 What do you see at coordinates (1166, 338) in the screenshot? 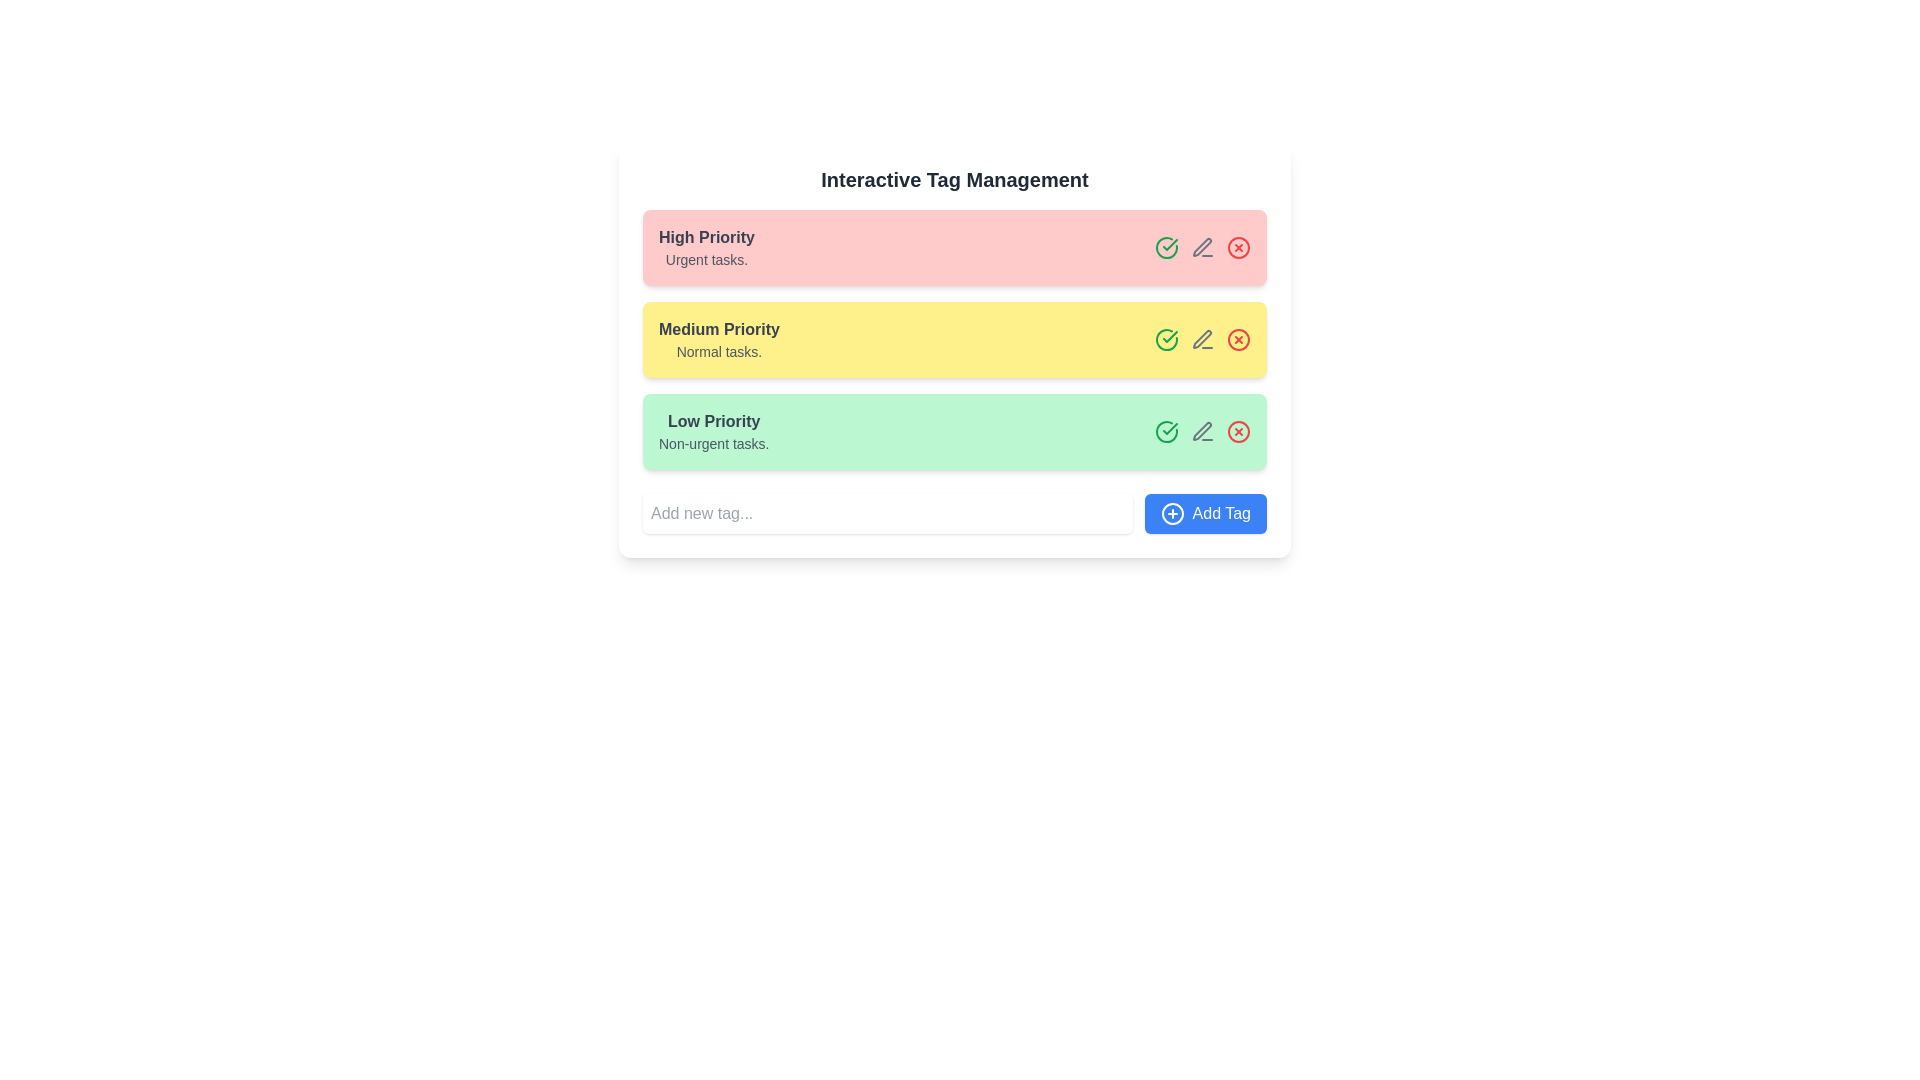
I see `the circular icon with a checkmark inside it, which is styled with a green outline and associated with the 'Medium Priority' label` at bounding box center [1166, 338].